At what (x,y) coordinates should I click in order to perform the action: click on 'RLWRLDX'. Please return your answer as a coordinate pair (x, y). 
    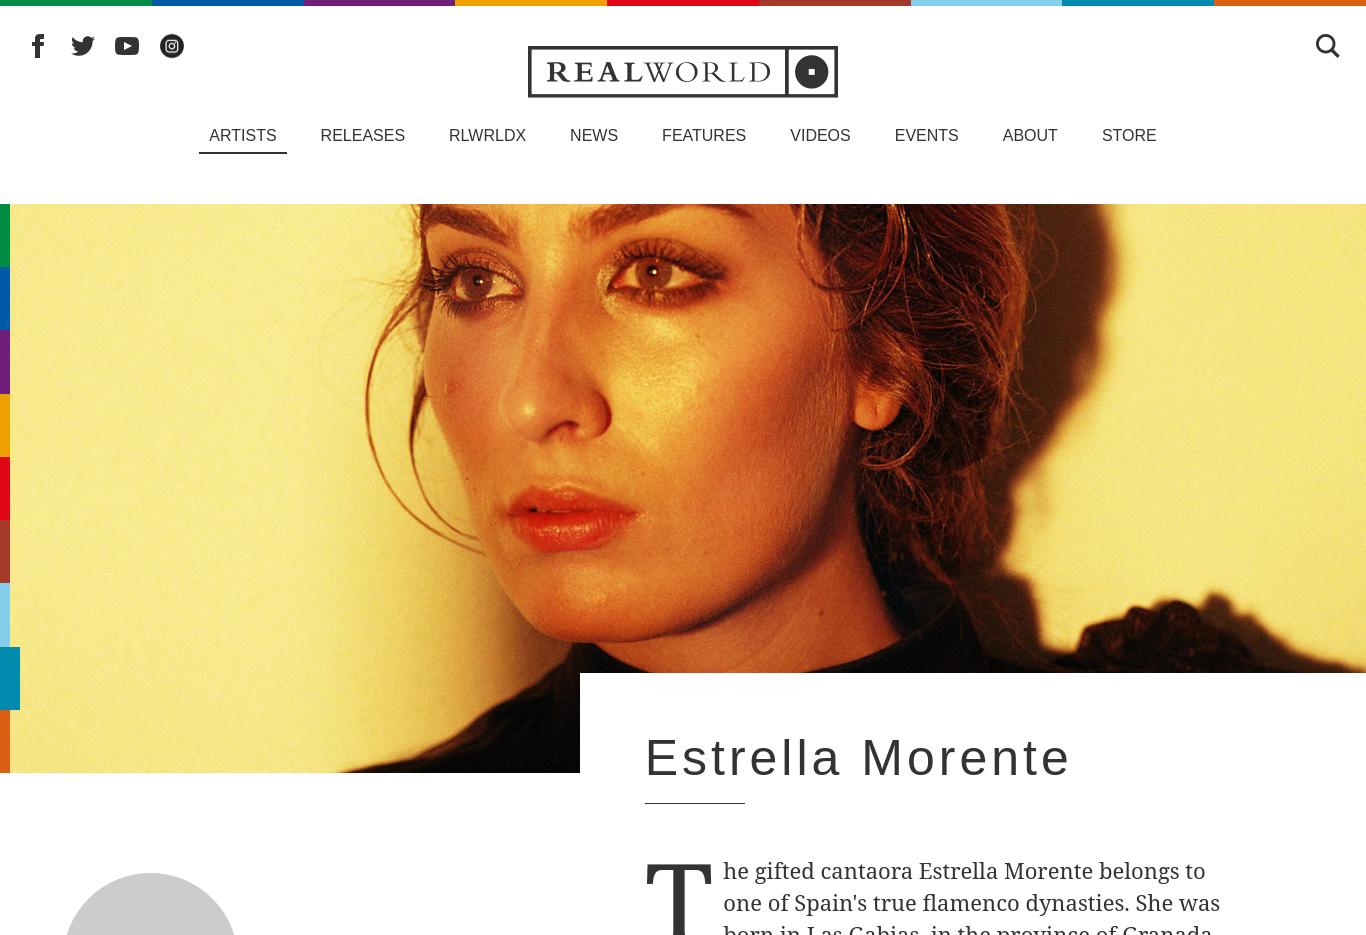
    Looking at the image, I should click on (487, 135).